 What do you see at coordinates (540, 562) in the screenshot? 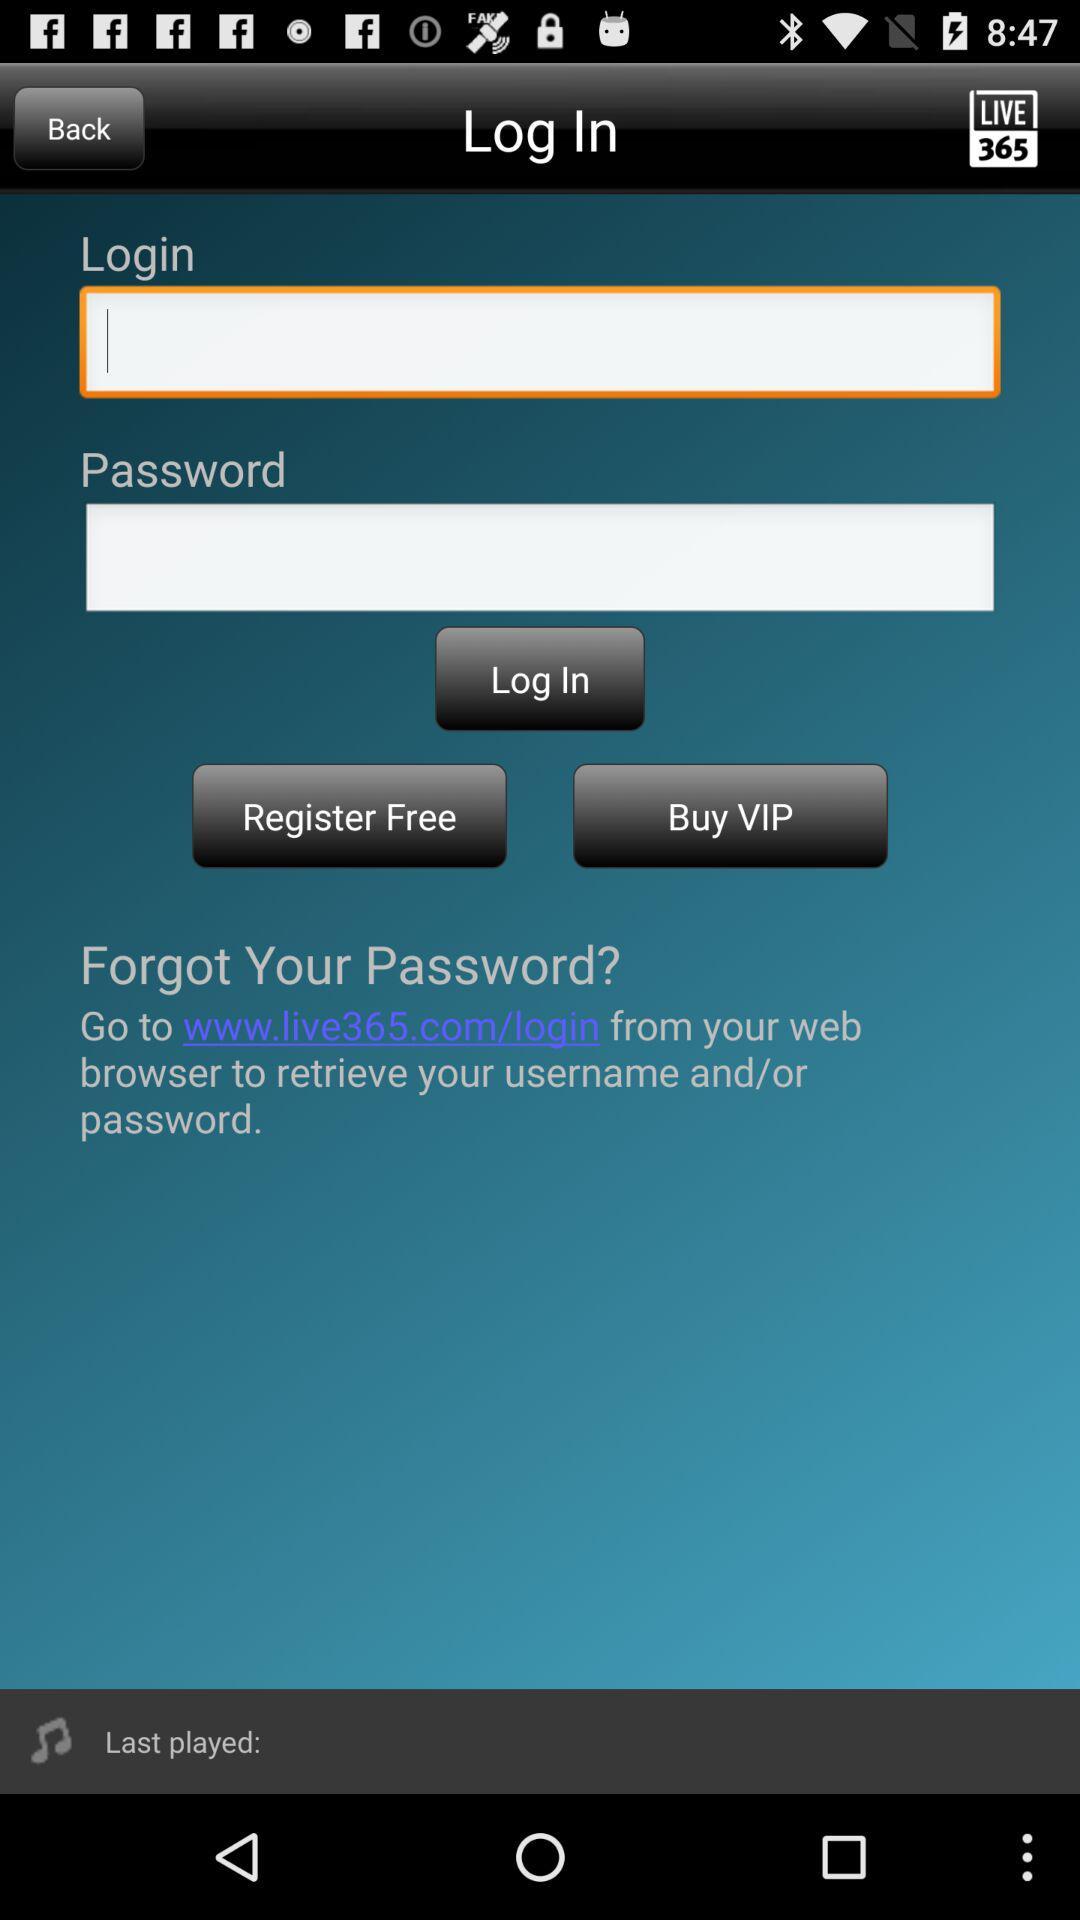
I see `password field` at bounding box center [540, 562].